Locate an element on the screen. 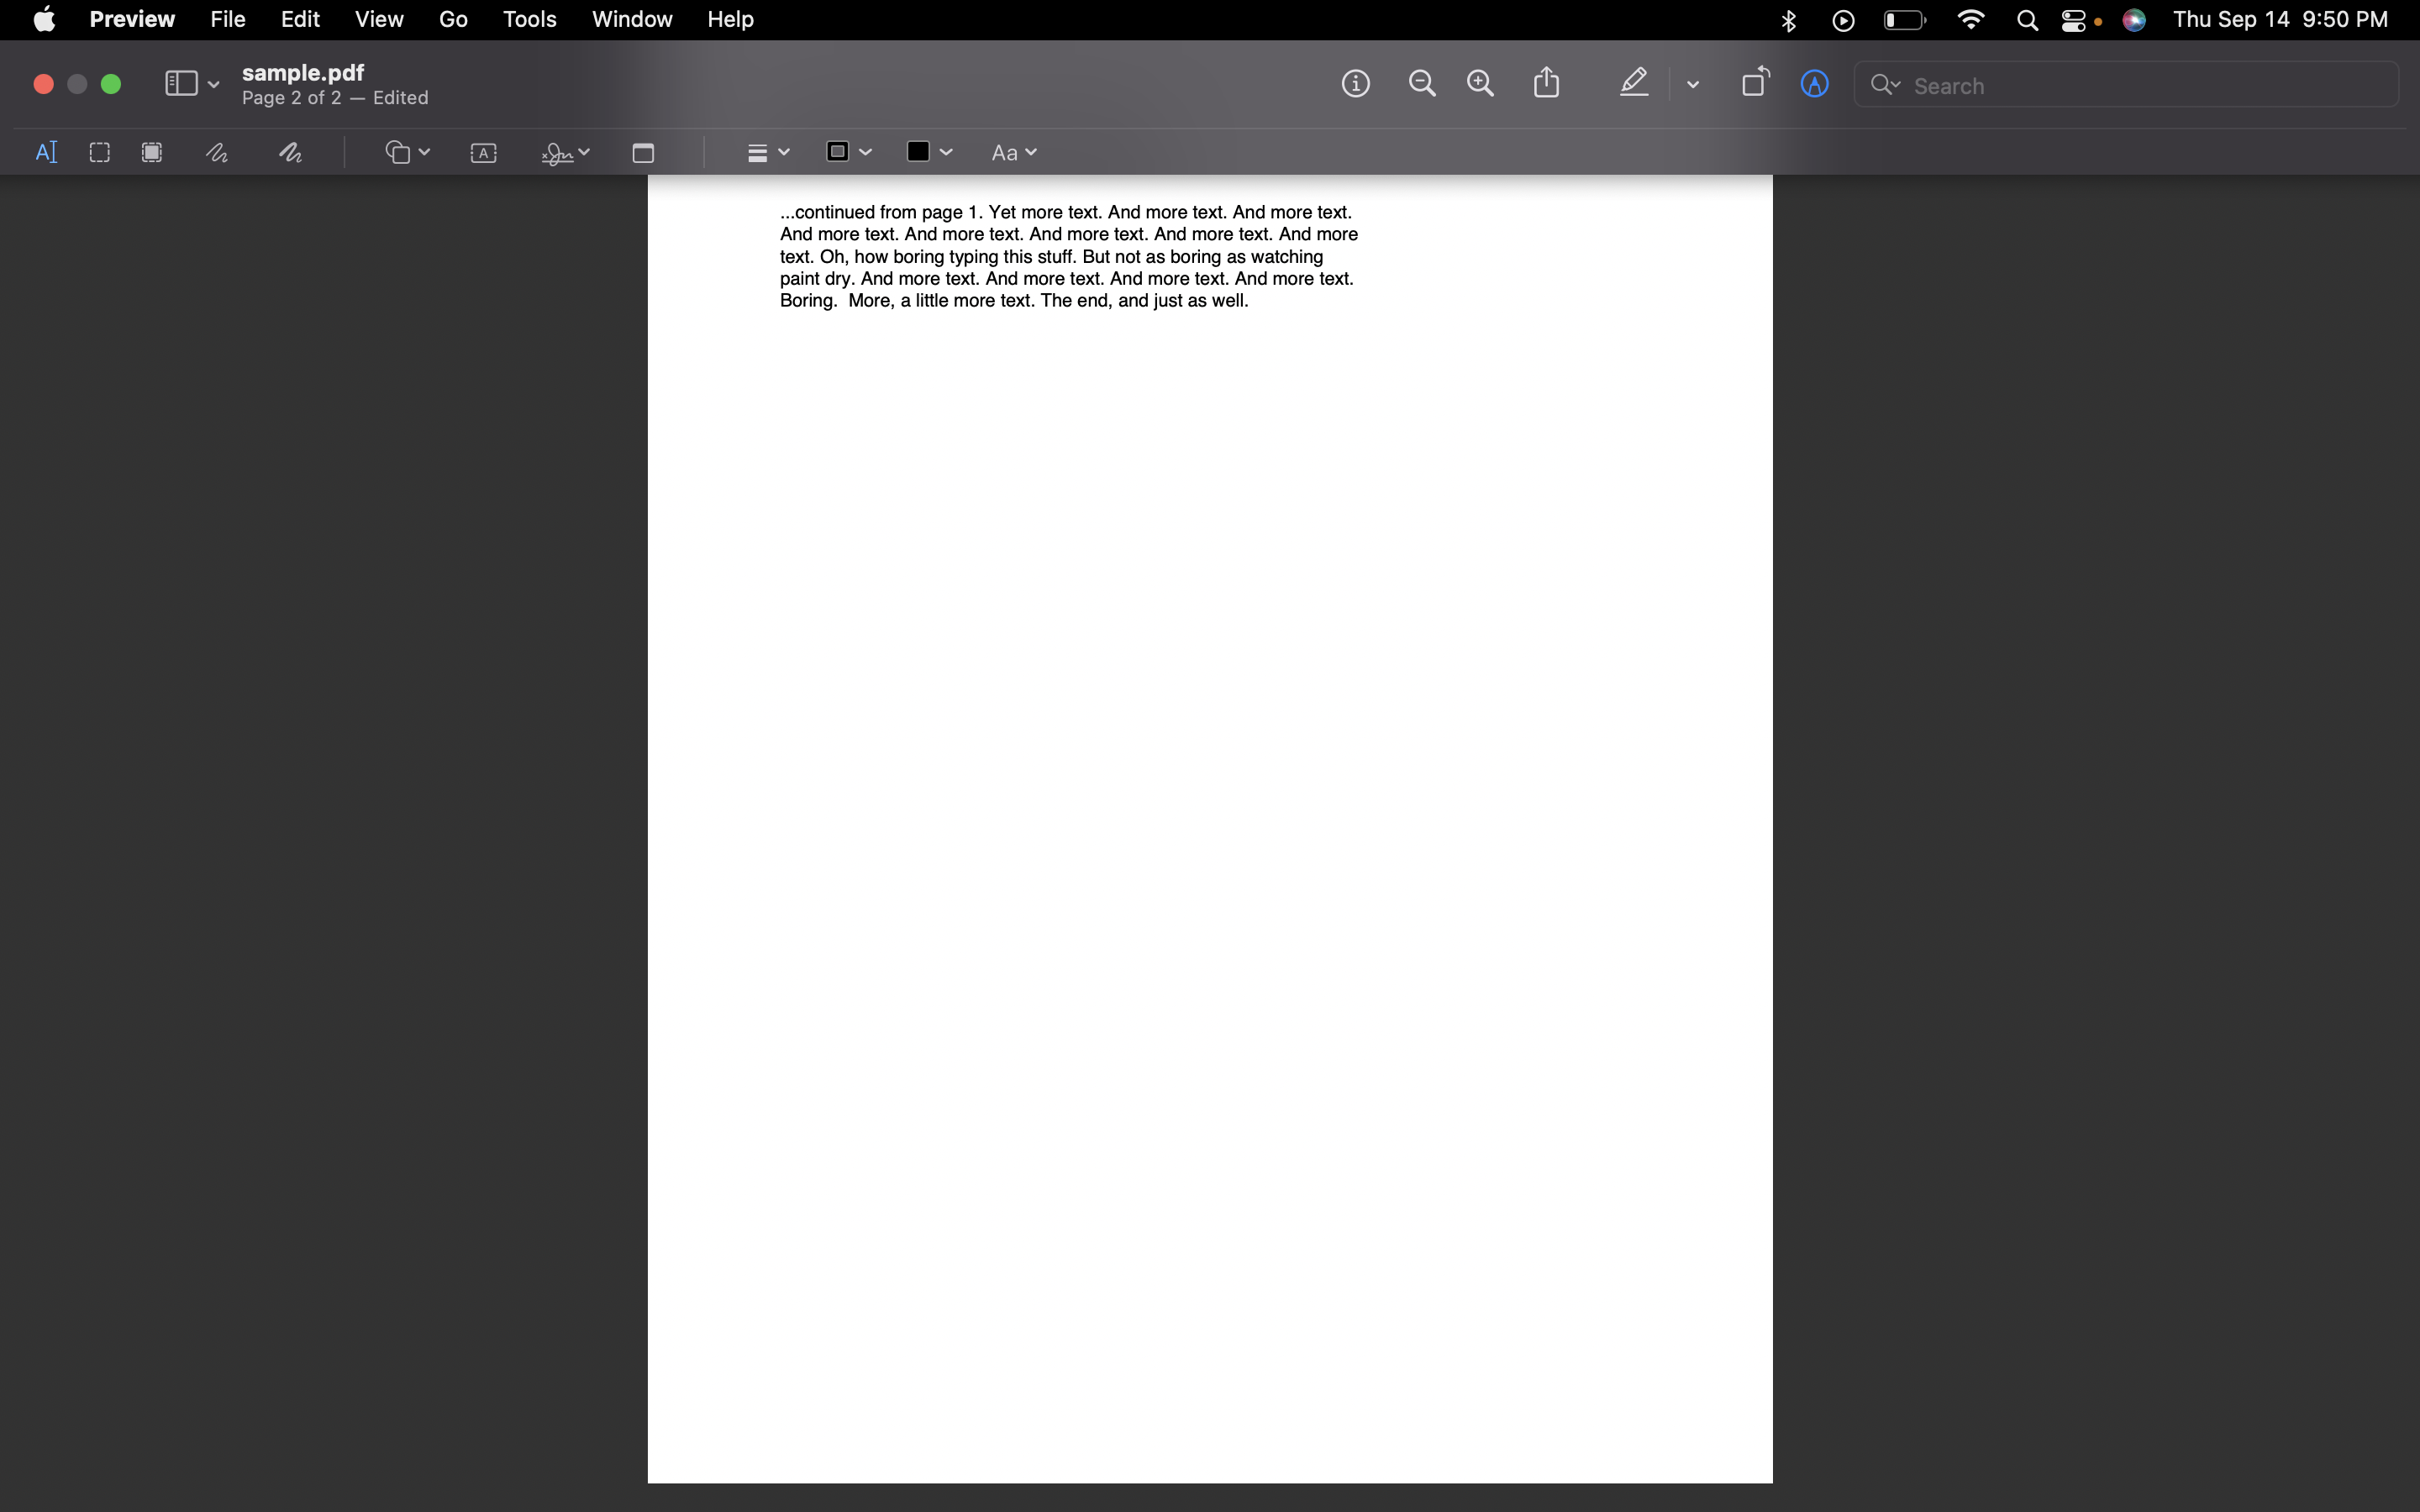  Execute the "redact" command via pyautogui click is located at coordinates (151, 153).